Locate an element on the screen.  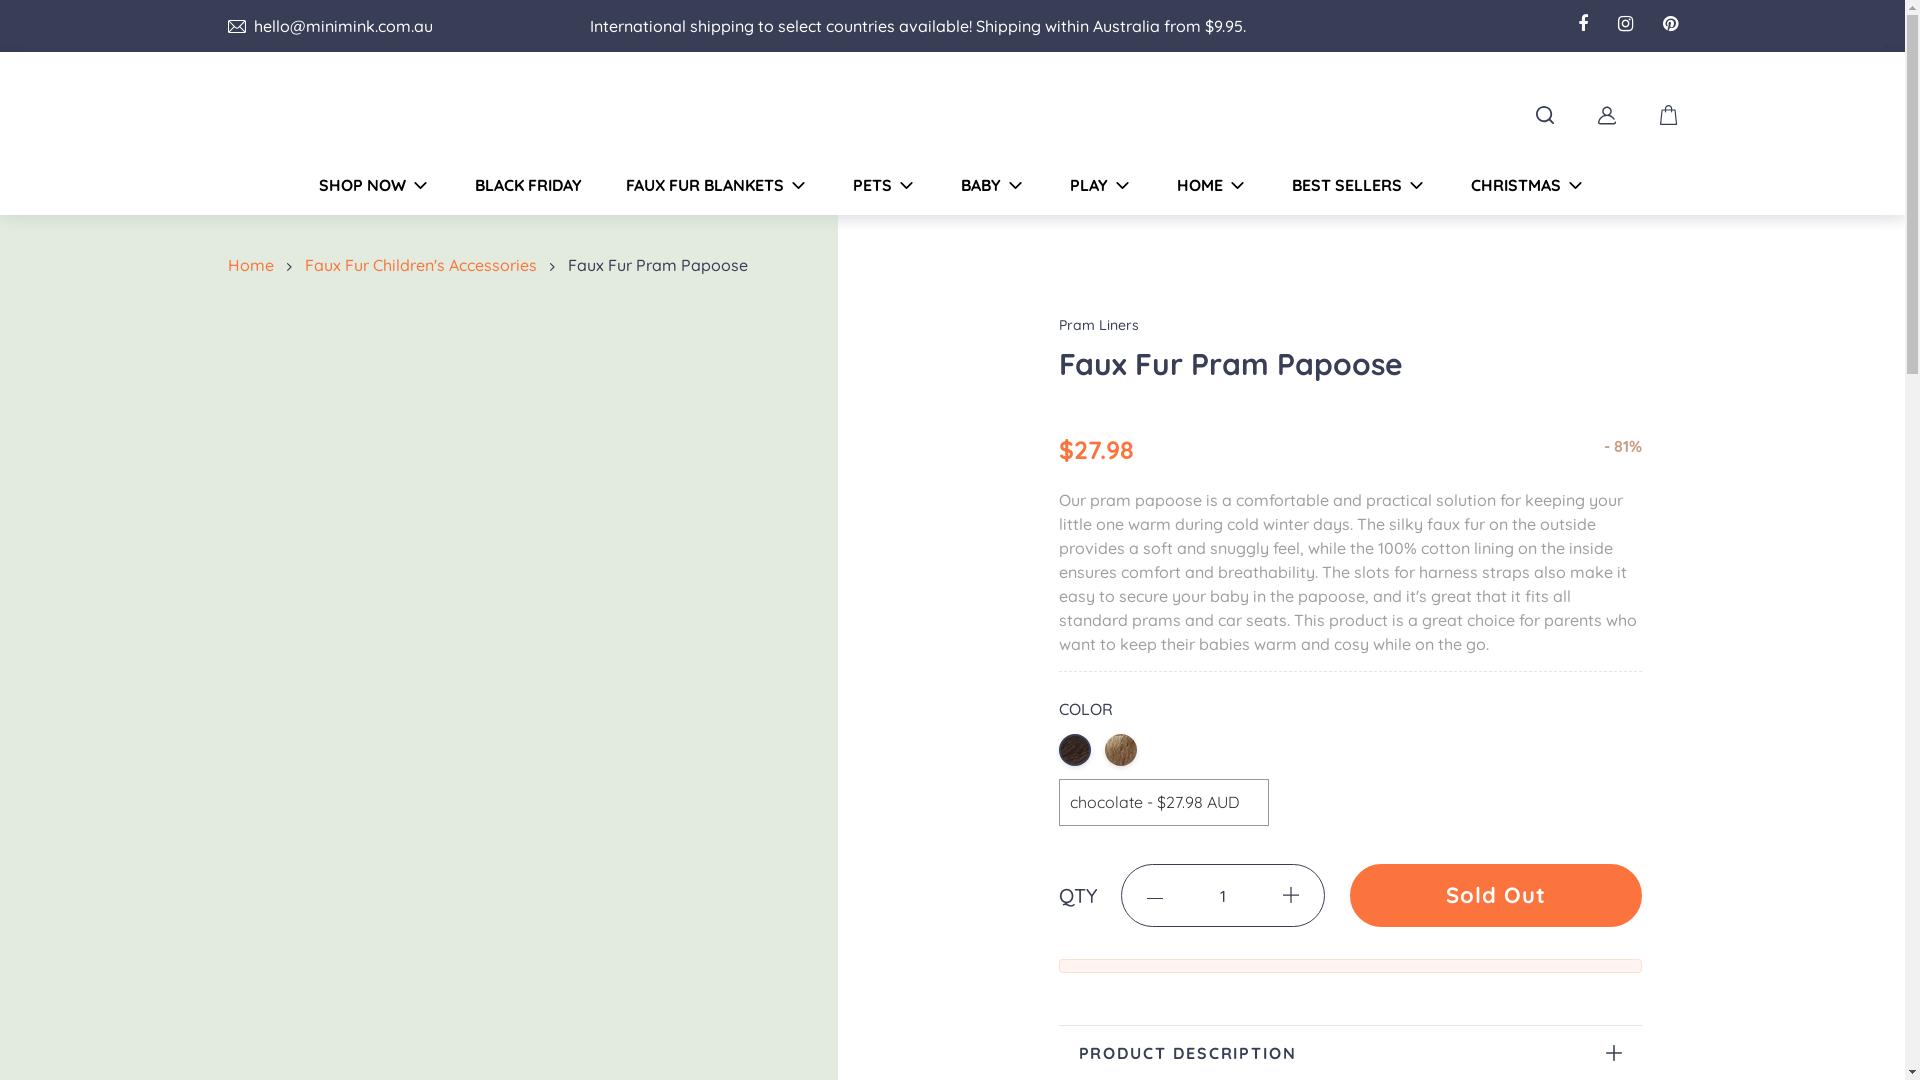
'Faux Fur Children'S Accessories' is located at coordinates (422, 264).